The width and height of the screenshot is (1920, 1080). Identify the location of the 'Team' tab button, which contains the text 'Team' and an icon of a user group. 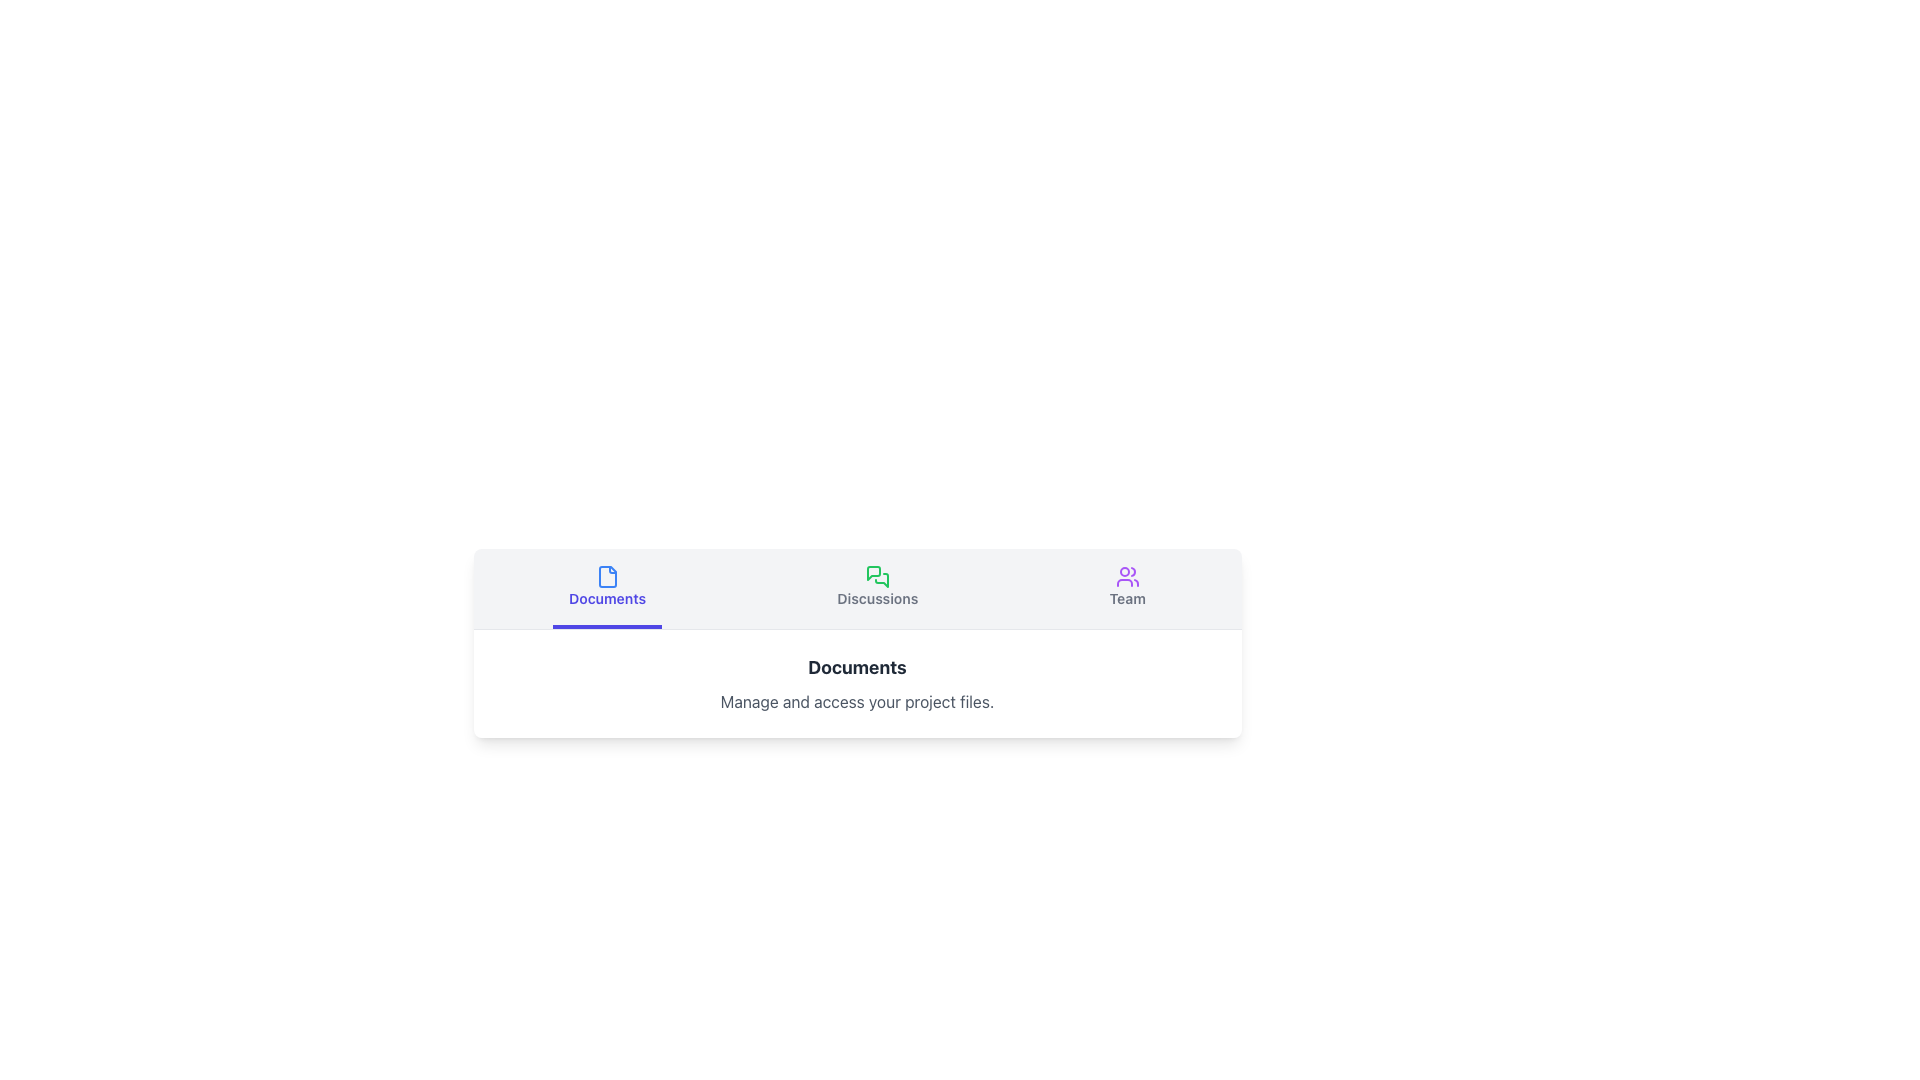
(1127, 597).